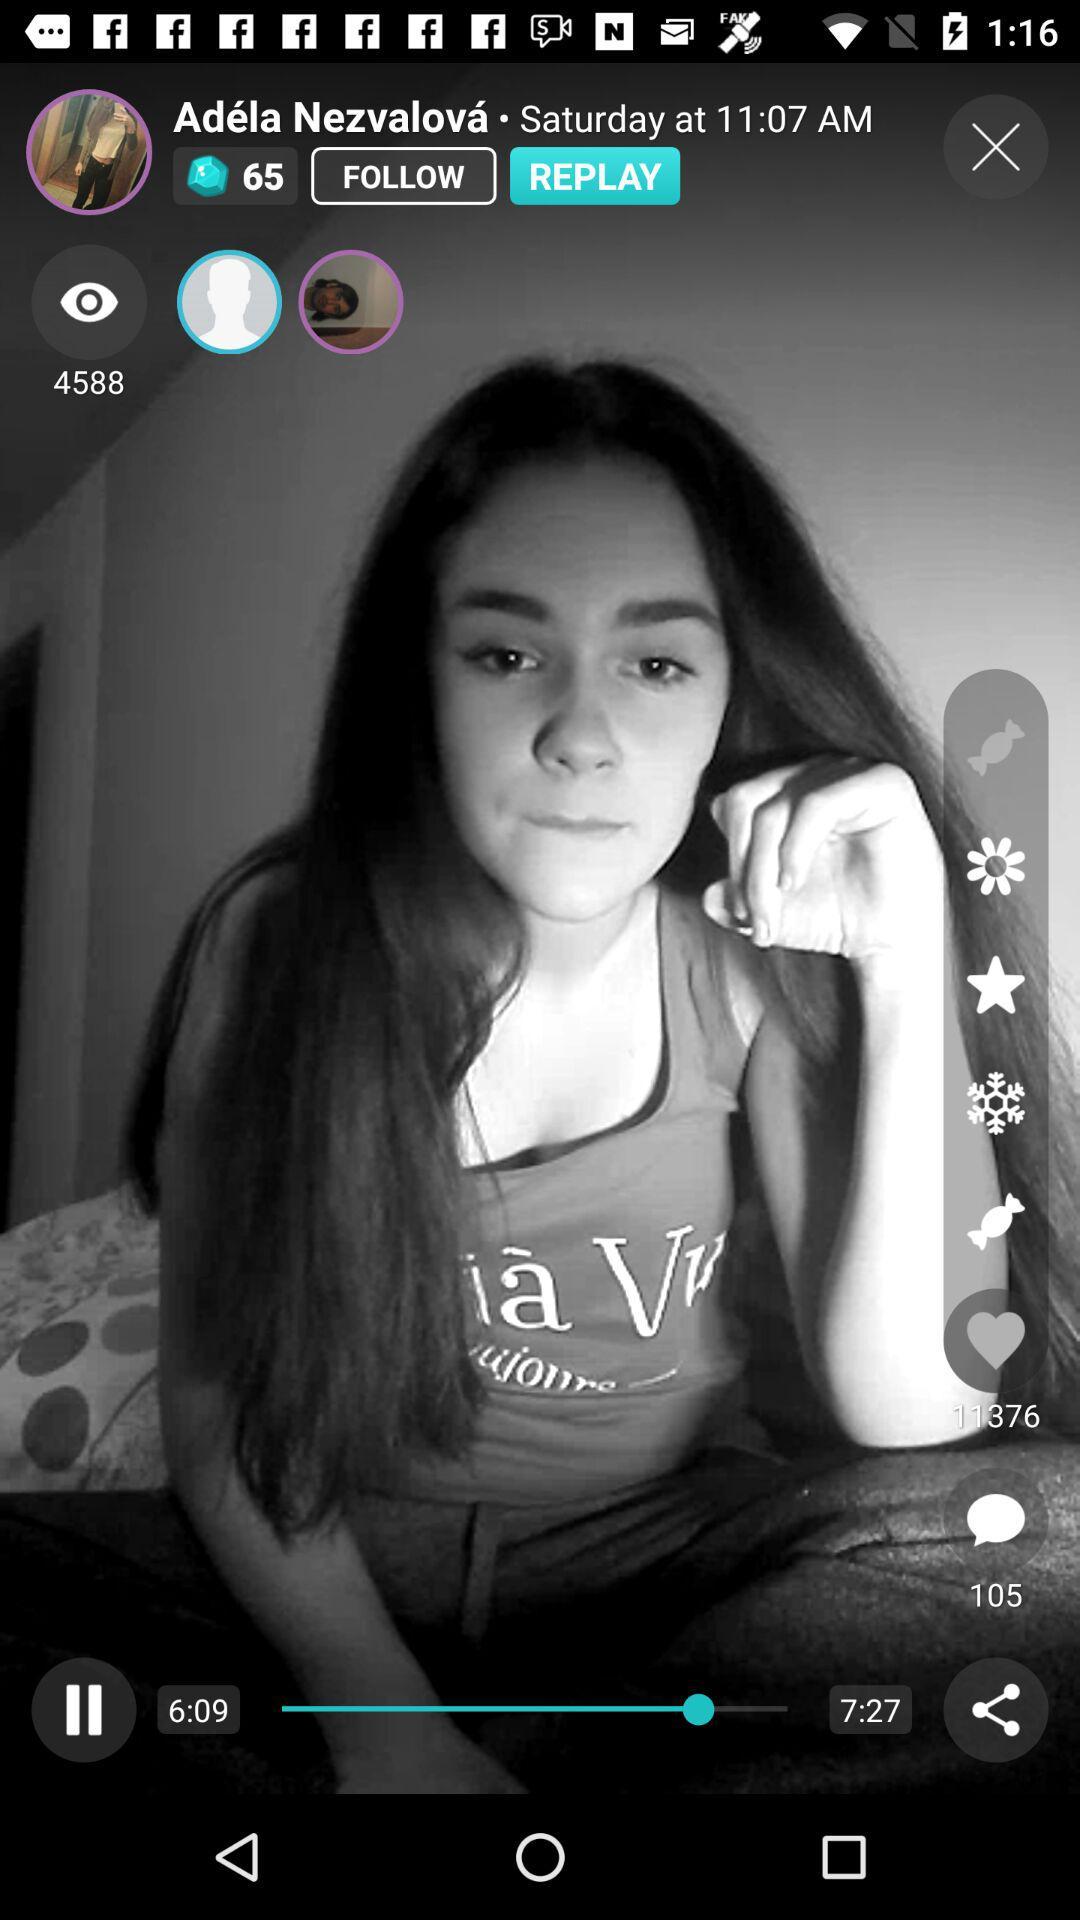 The height and width of the screenshot is (1920, 1080). What do you see at coordinates (995, 866) in the screenshot?
I see `edit the photo` at bounding box center [995, 866].